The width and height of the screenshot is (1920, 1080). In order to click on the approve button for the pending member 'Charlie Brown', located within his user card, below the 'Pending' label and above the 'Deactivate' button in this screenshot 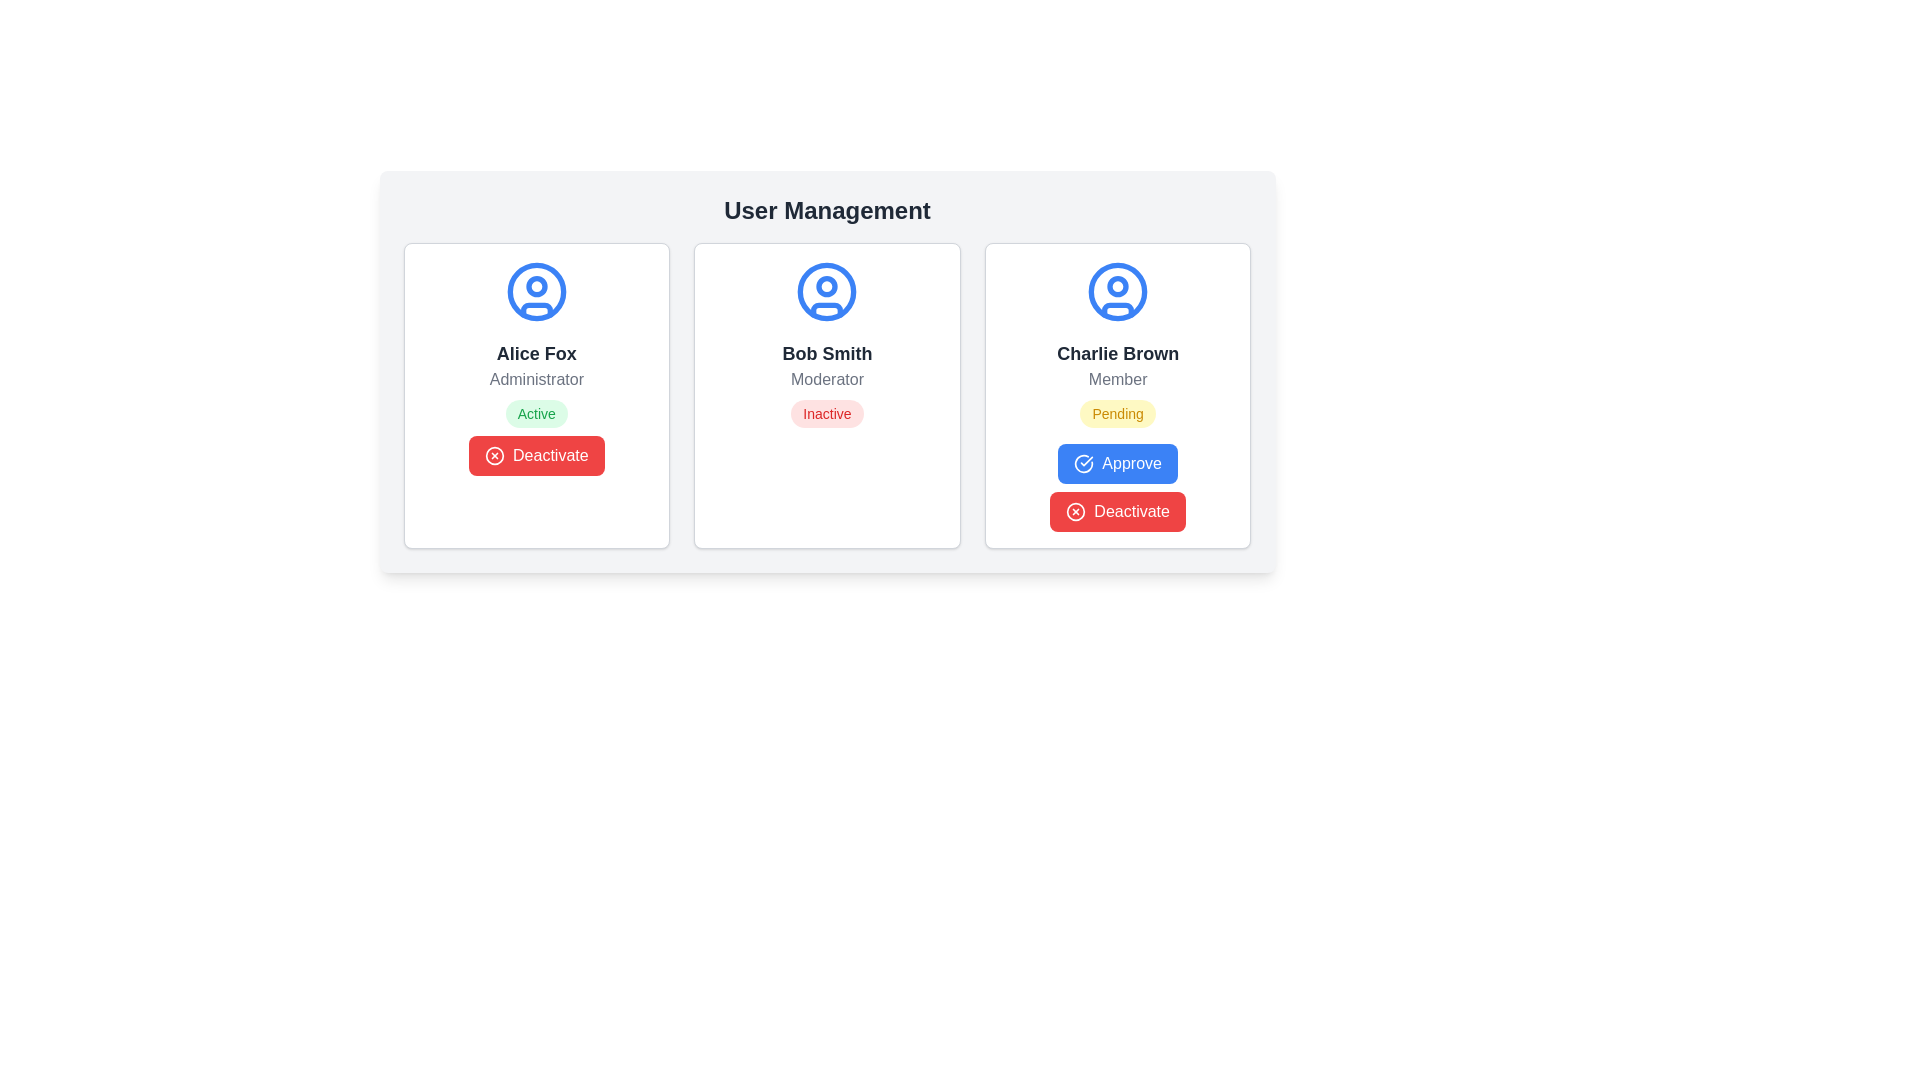, I will do `click(1117, 463)`.